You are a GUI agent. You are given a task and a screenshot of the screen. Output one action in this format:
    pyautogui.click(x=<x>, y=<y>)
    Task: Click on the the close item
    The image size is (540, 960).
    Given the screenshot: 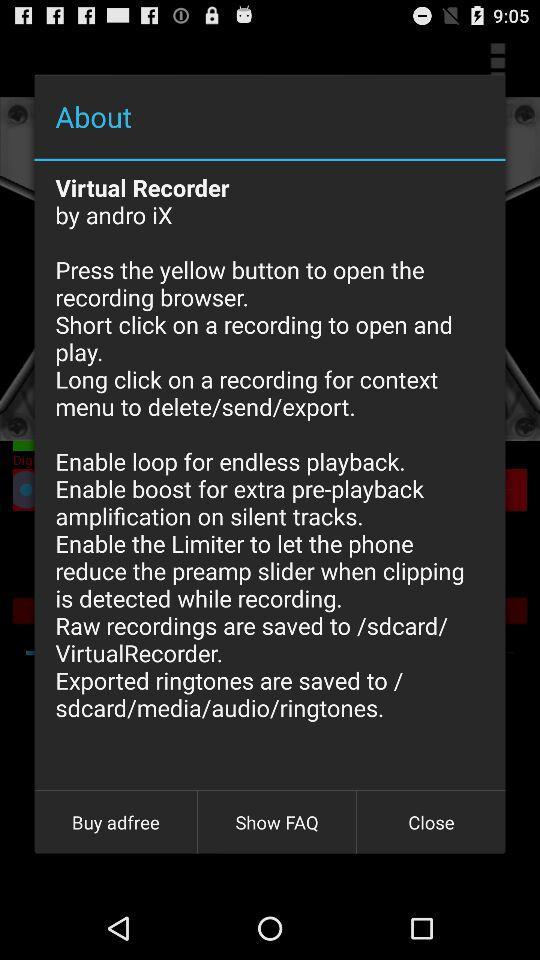 What is the action you would take?
    pyautogui.click(x=430, y=822)
    